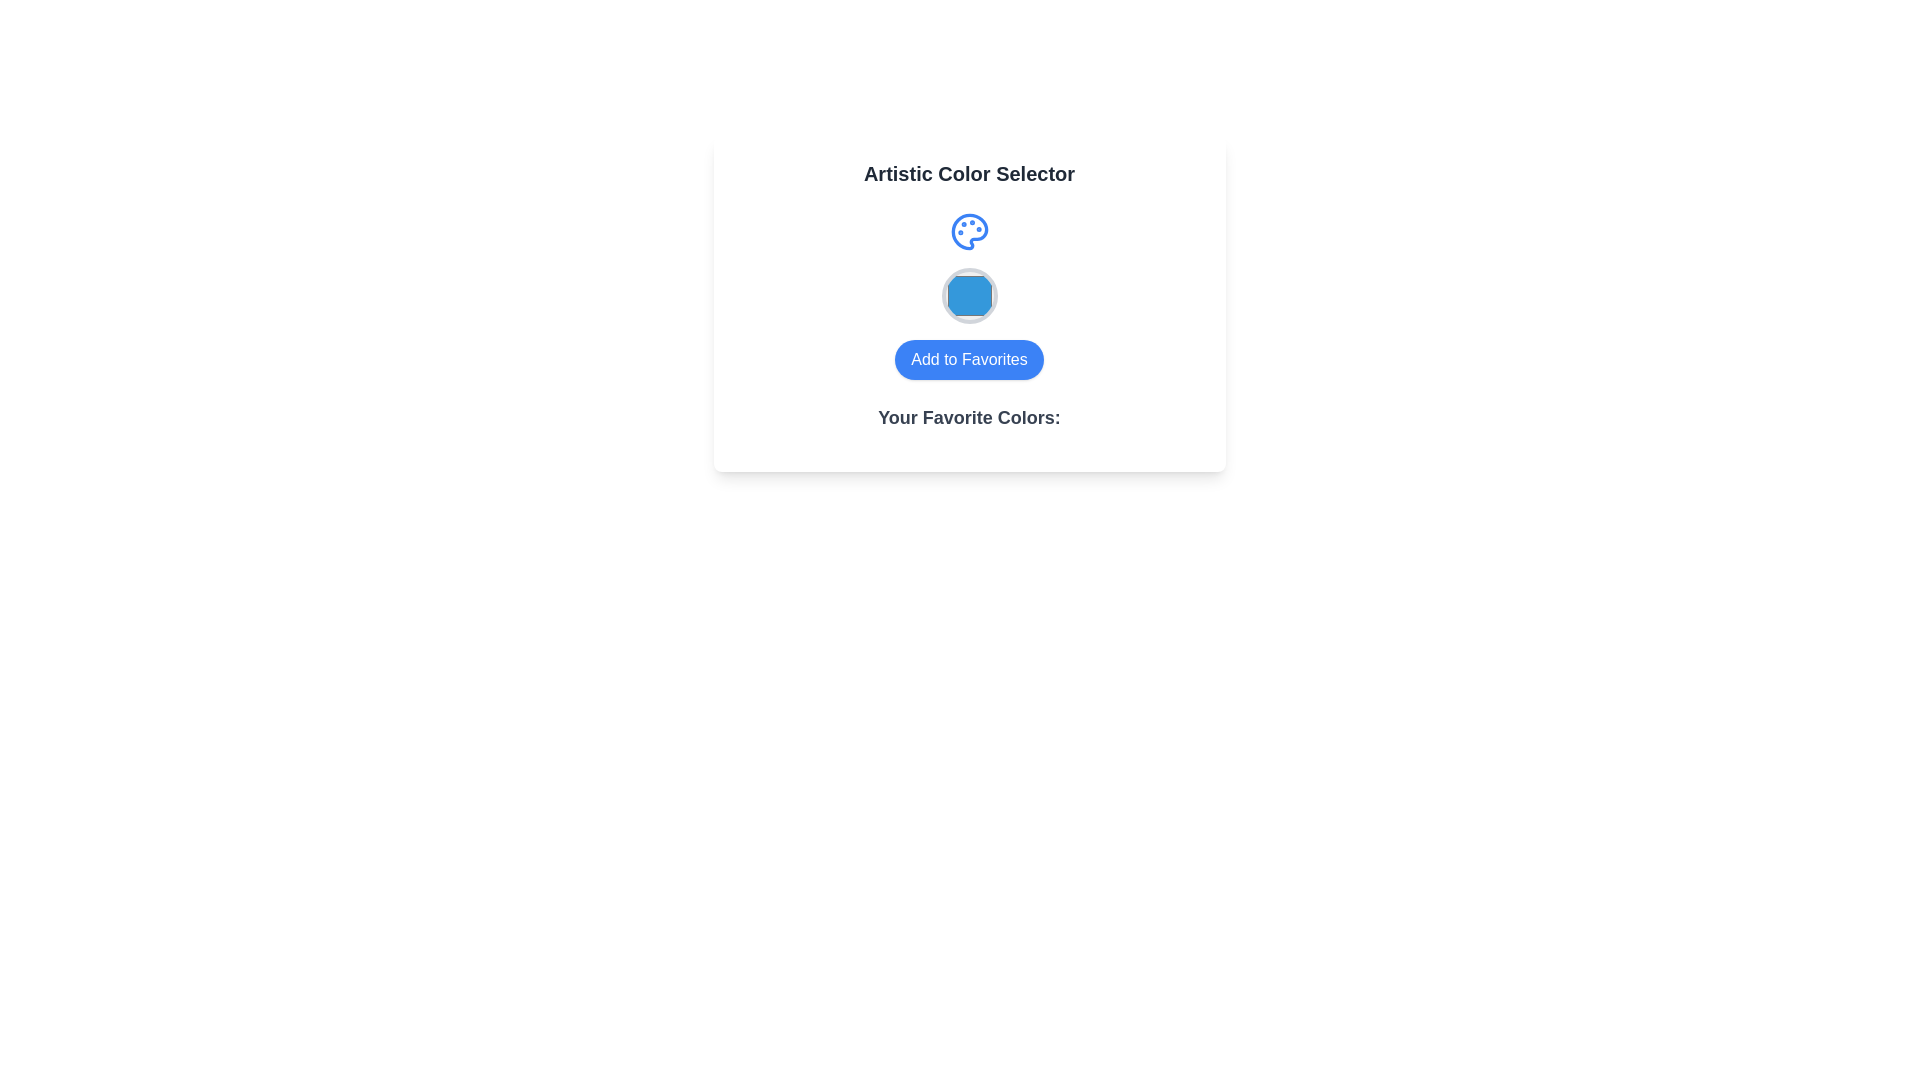  I want to click on text from the header labeled 'Your Favorite Colors:' located at the bottom of the UI card, directly underneath the blue 'Add to Favorites' button, so click(969, 424).